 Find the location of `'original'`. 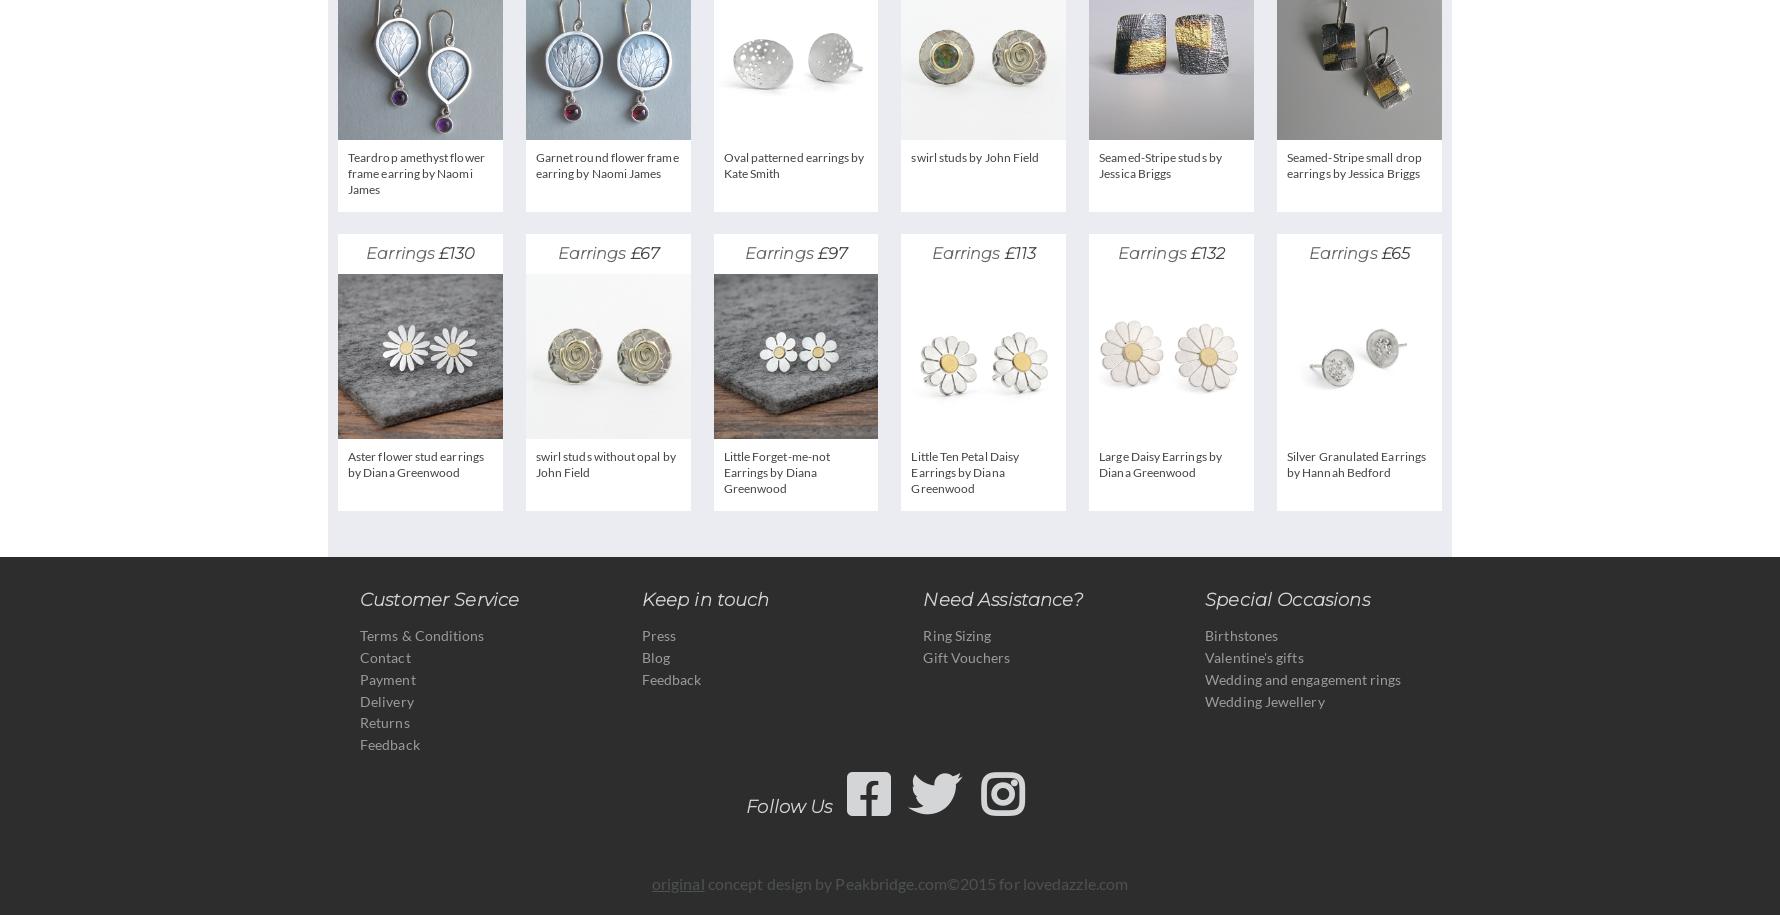

'original' is located at coordinates (676, 882).